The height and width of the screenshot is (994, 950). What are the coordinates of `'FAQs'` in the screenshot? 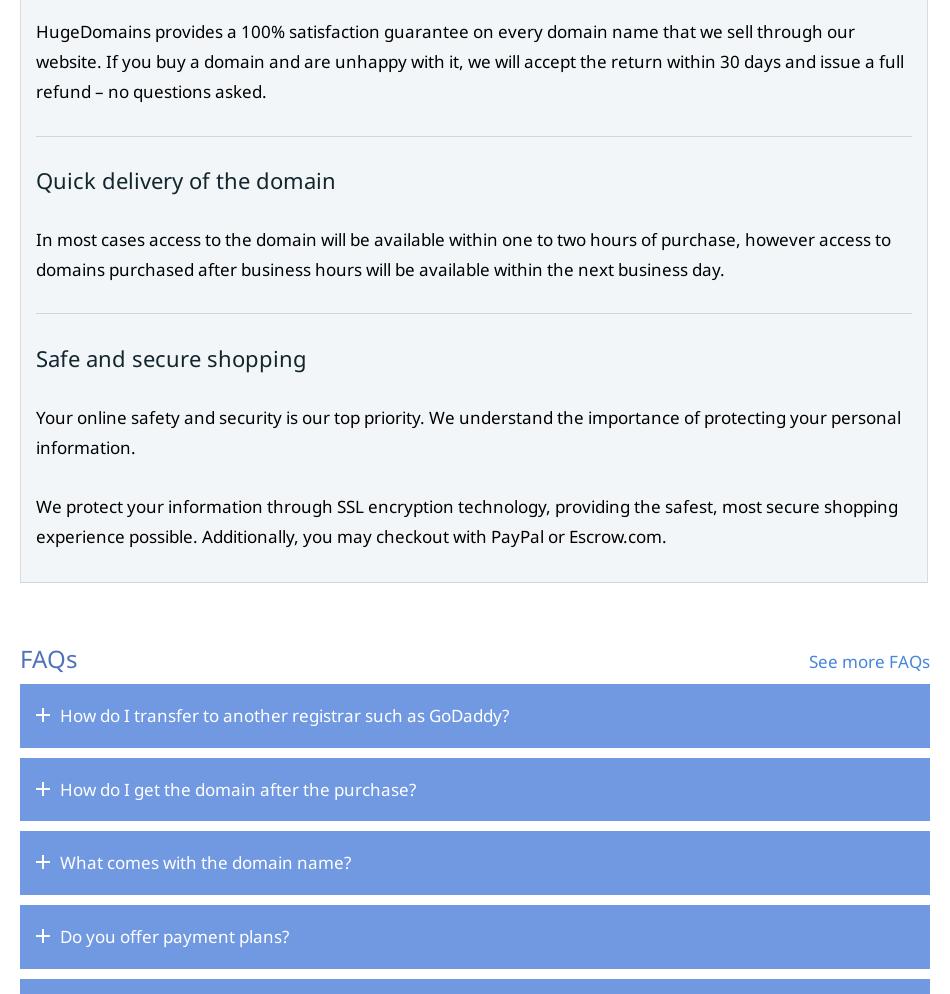 It's located at (49, 657).